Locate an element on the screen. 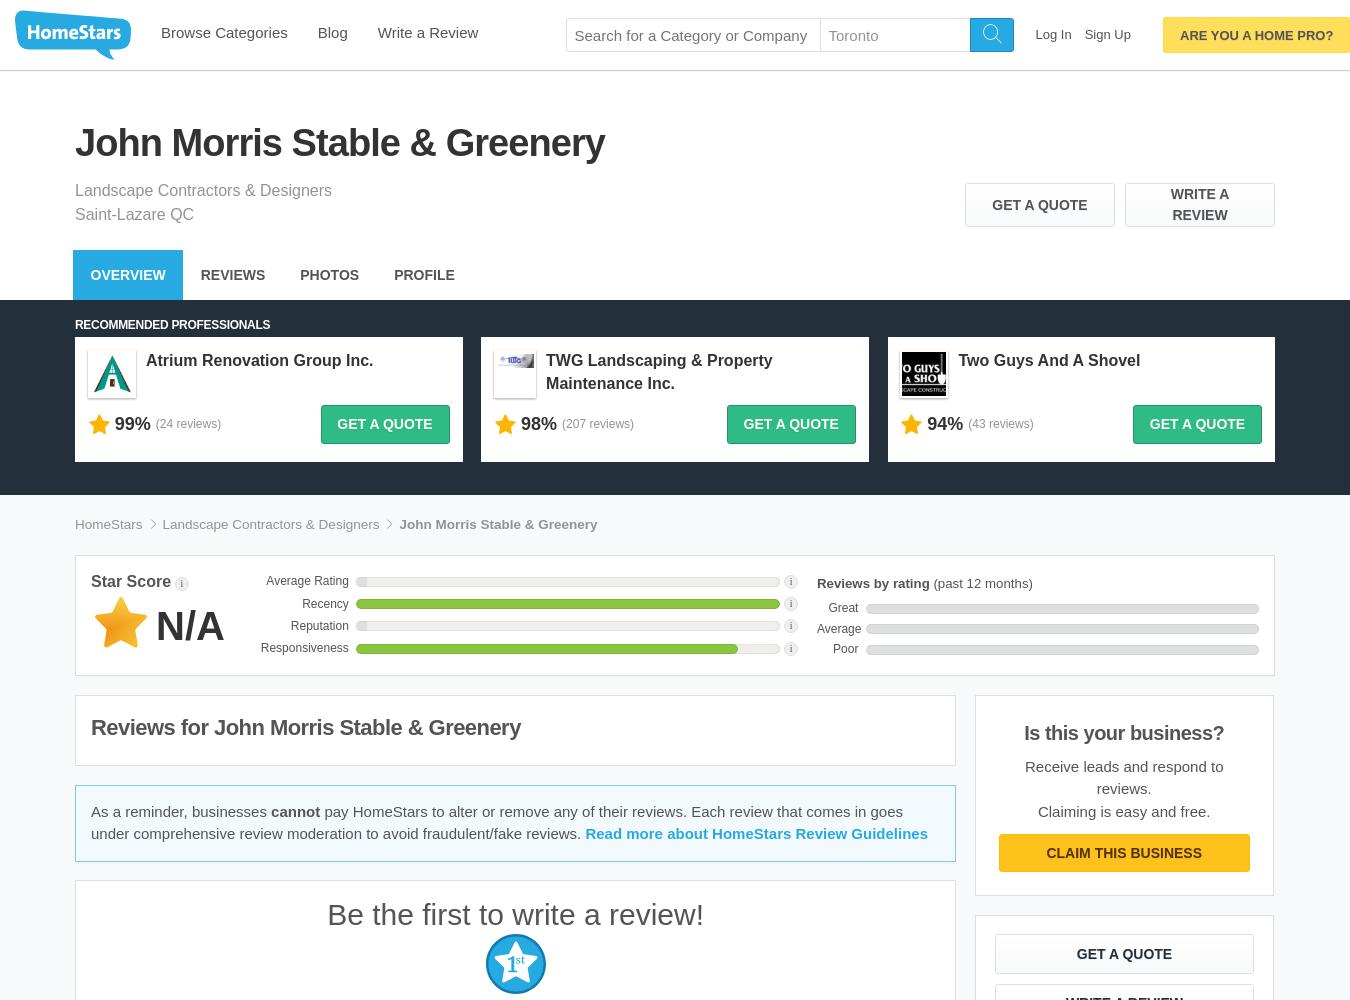 The height and width of the screenshot is (1000, 1350). 'Star Score' is located at coordinates (130, 579).